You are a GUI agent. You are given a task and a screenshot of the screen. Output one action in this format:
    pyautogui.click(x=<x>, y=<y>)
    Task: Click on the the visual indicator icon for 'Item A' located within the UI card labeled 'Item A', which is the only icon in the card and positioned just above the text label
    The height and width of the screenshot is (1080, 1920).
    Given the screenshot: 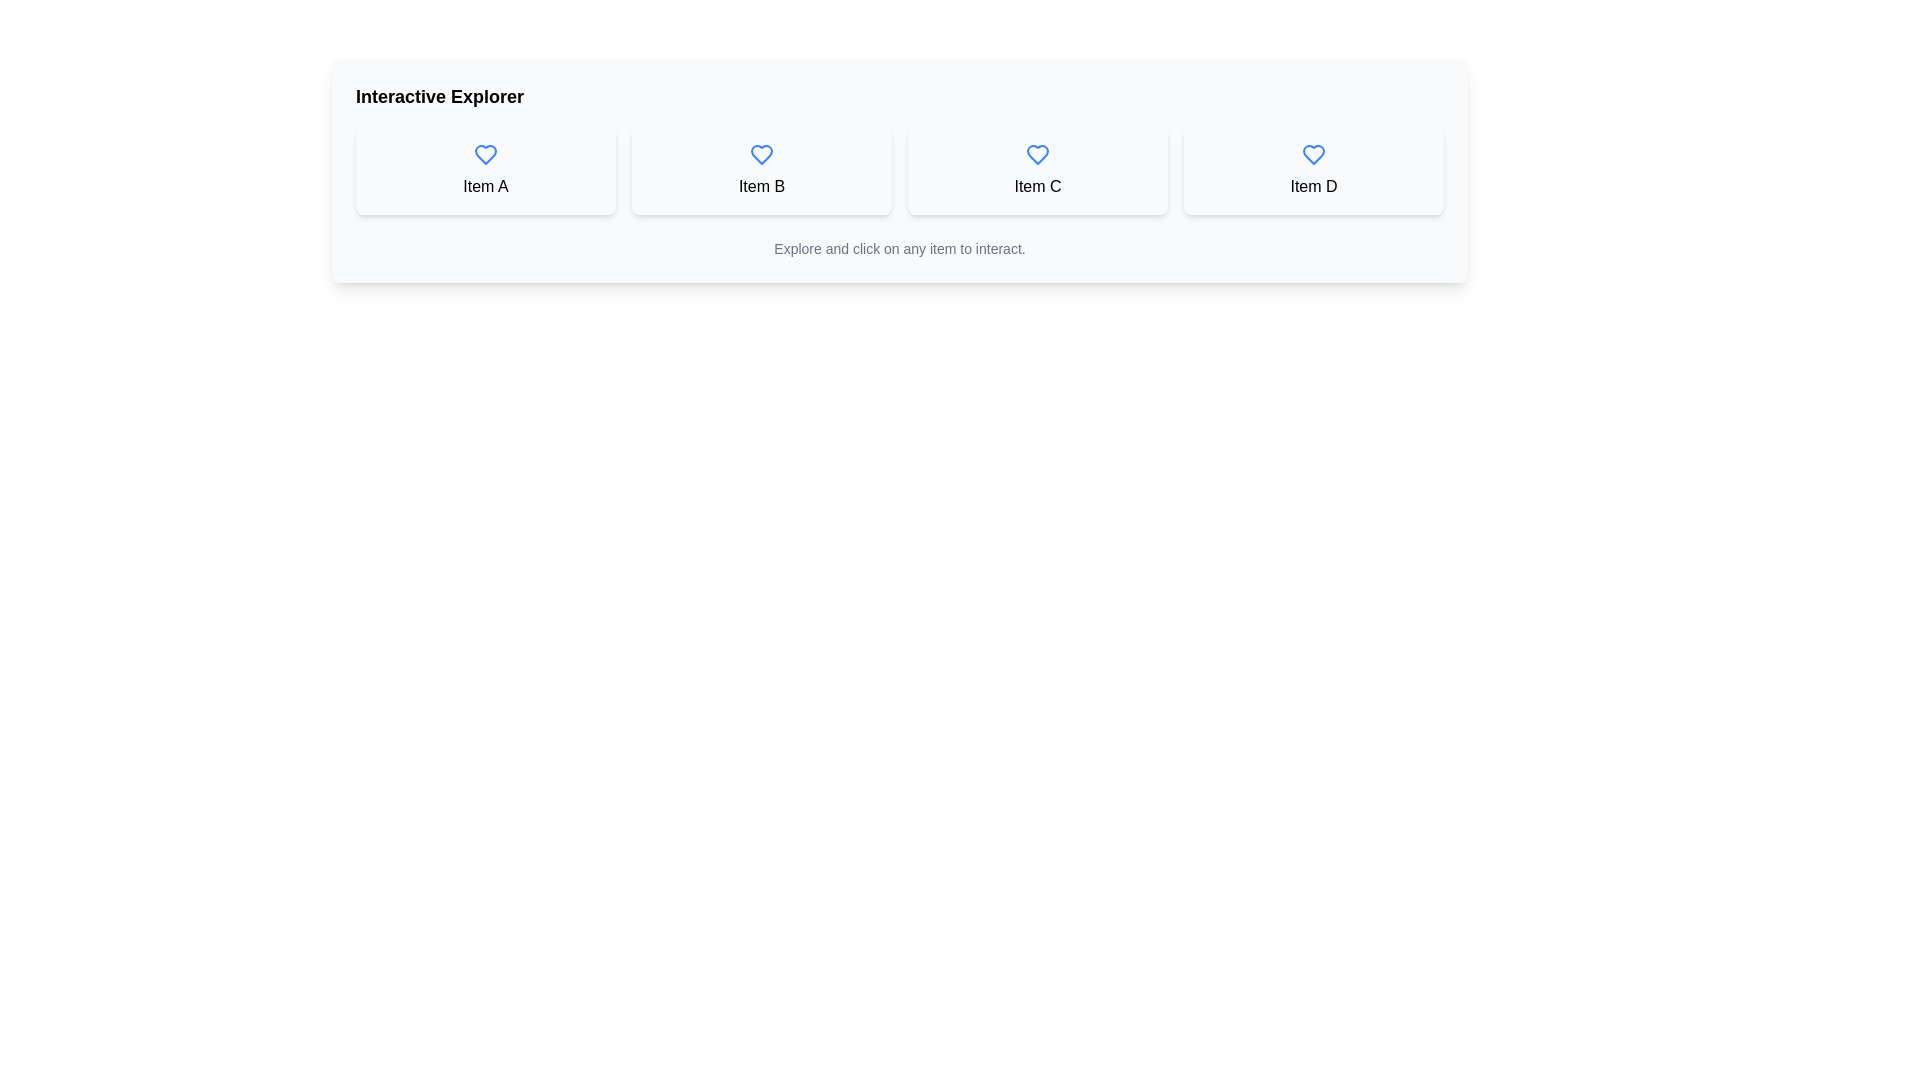 What is the action you would take?
    pyautogui.click(x=485, y=153)
    